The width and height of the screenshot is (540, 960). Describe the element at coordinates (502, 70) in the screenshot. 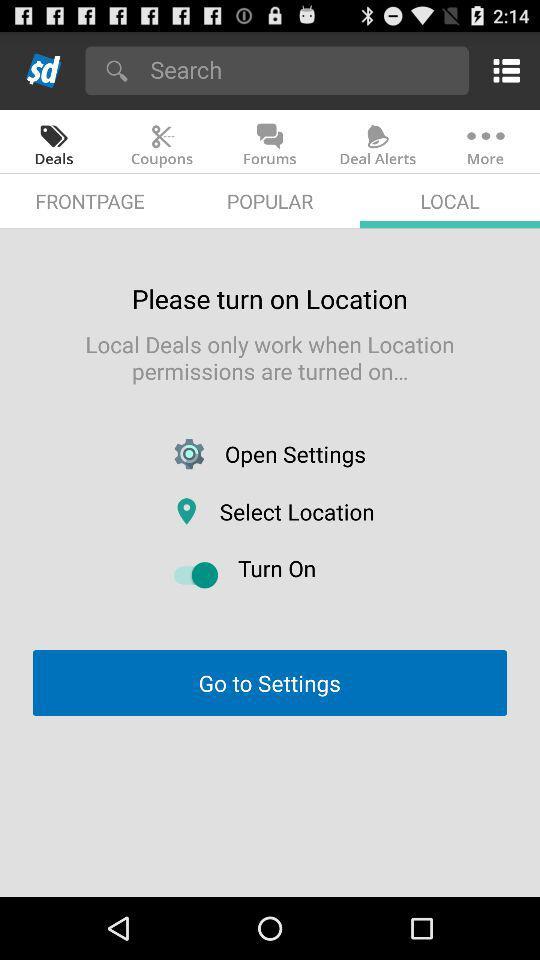

I see `open menu` at that location.